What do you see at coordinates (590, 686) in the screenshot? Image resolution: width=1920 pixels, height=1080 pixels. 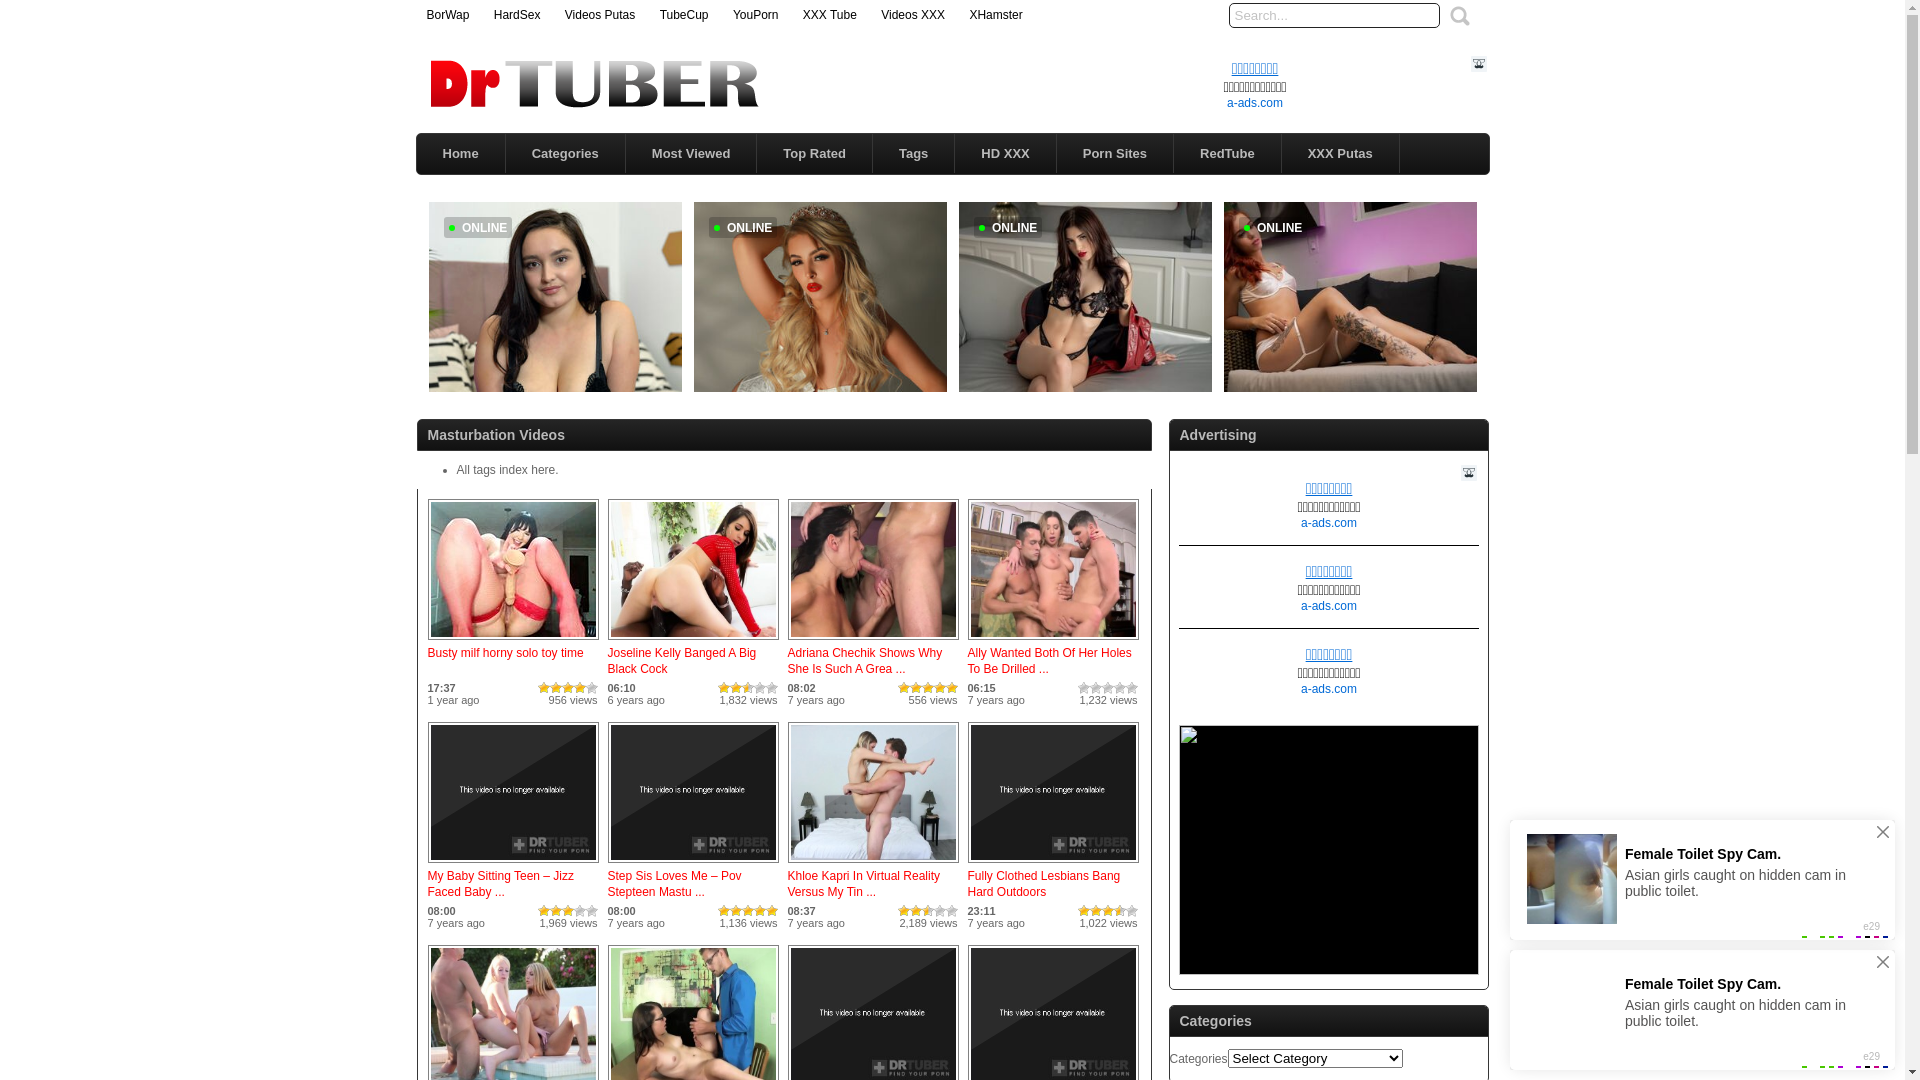 I see `'5 Stars'` at bounding box center [590, 686].